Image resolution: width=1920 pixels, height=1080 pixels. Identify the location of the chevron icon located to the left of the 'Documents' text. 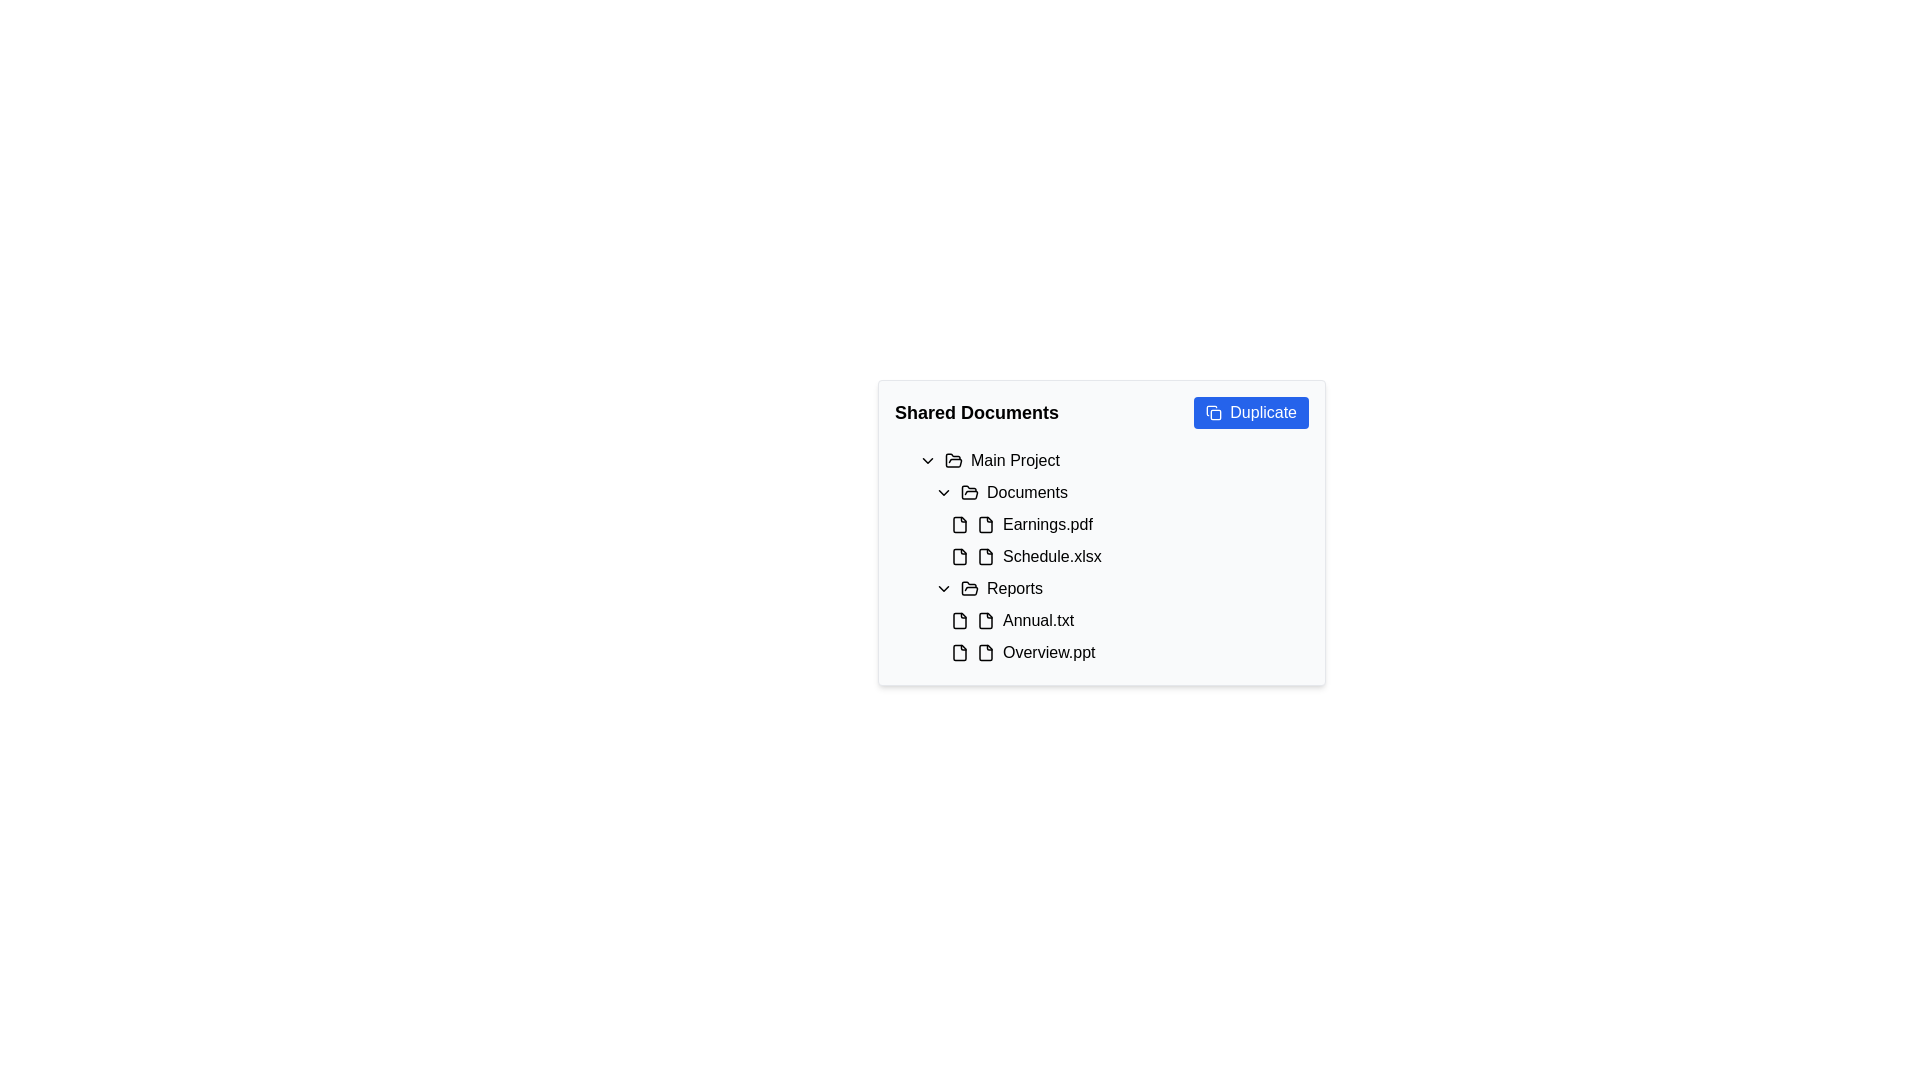
(943, 493).